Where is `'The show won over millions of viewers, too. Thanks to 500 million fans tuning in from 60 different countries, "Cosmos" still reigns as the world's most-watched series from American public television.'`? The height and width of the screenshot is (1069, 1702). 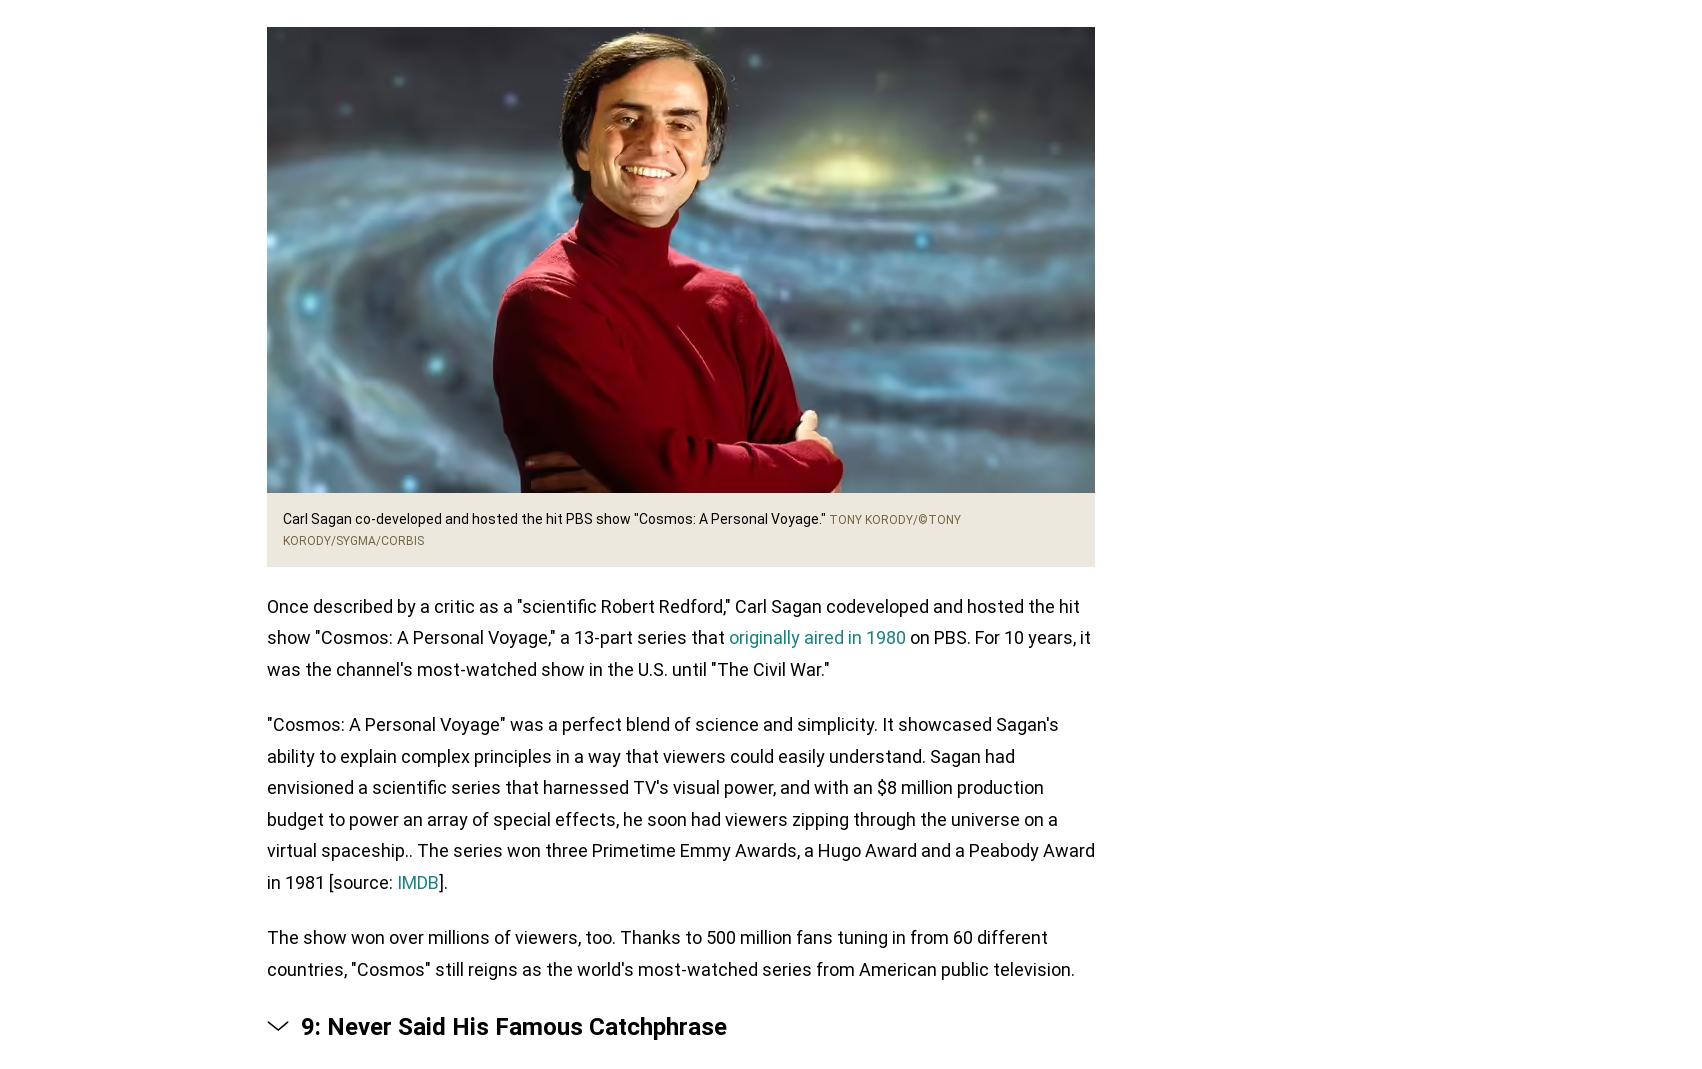 'The show won over millions of viewers, too. Thanks to 500 million fans tuning in from 60 different countries, "Cosmos" still reigns as the world's most-watched series from American public television.' is located at coordinates (670, 952).